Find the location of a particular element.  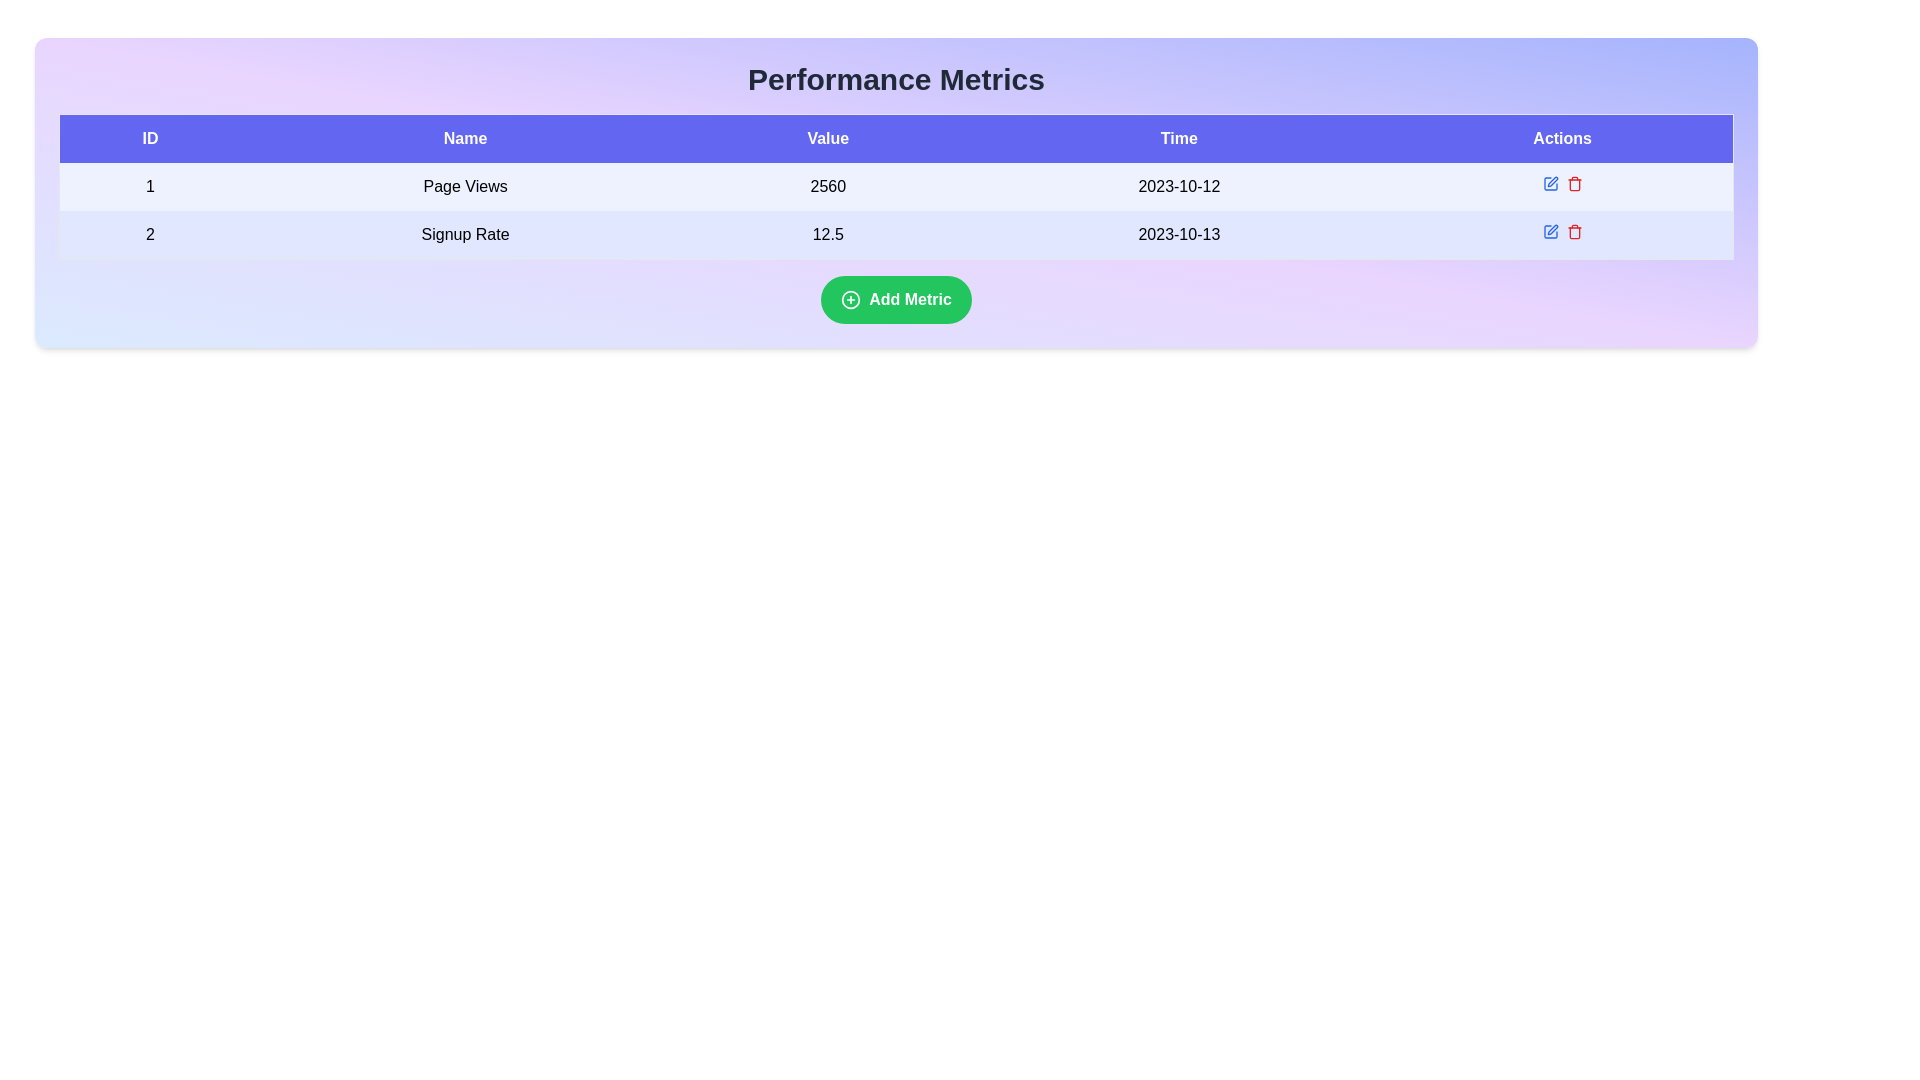

the edit icon located in the 'Actions' column of the second row of the table is located at coordinates (1549, 230).